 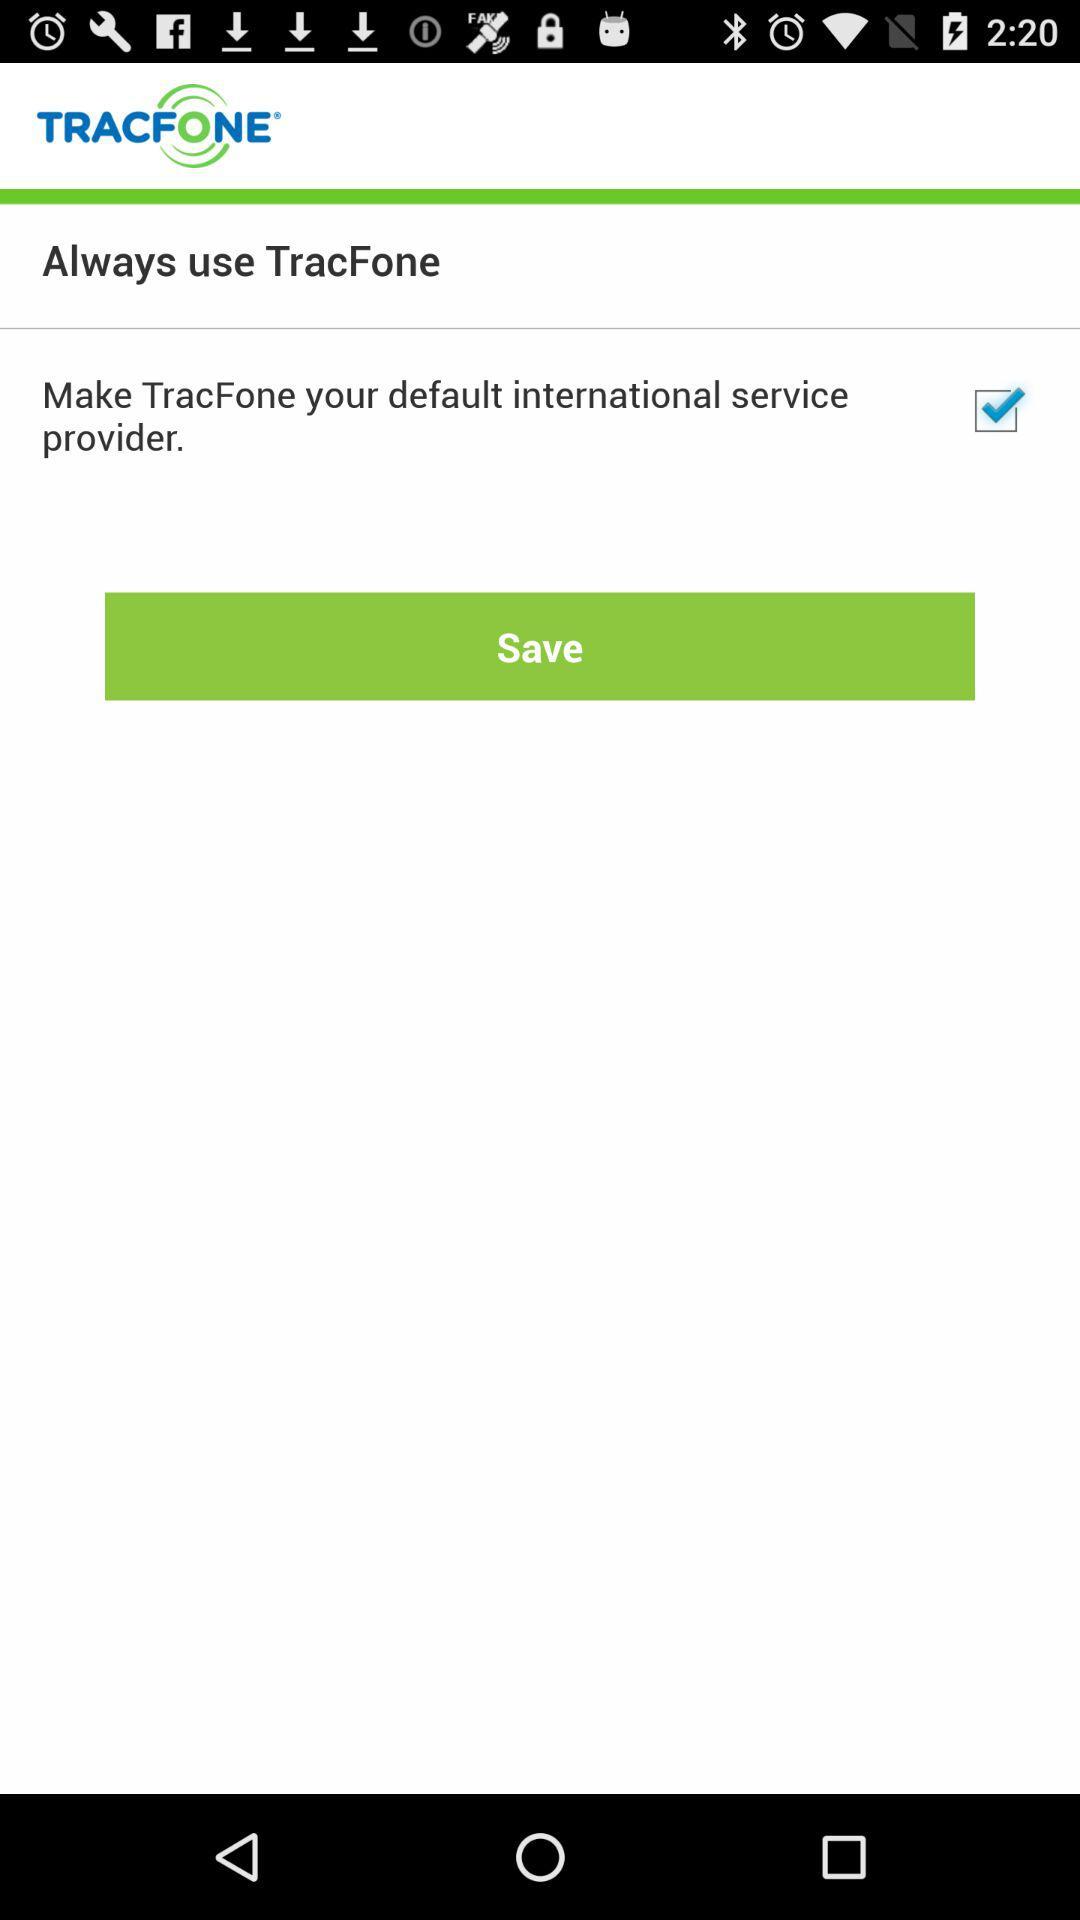 What do you see at coordinates (995, 410) in the screenshot?
I see `app next to the make tracfone your item` at bounding box center [995, 410].